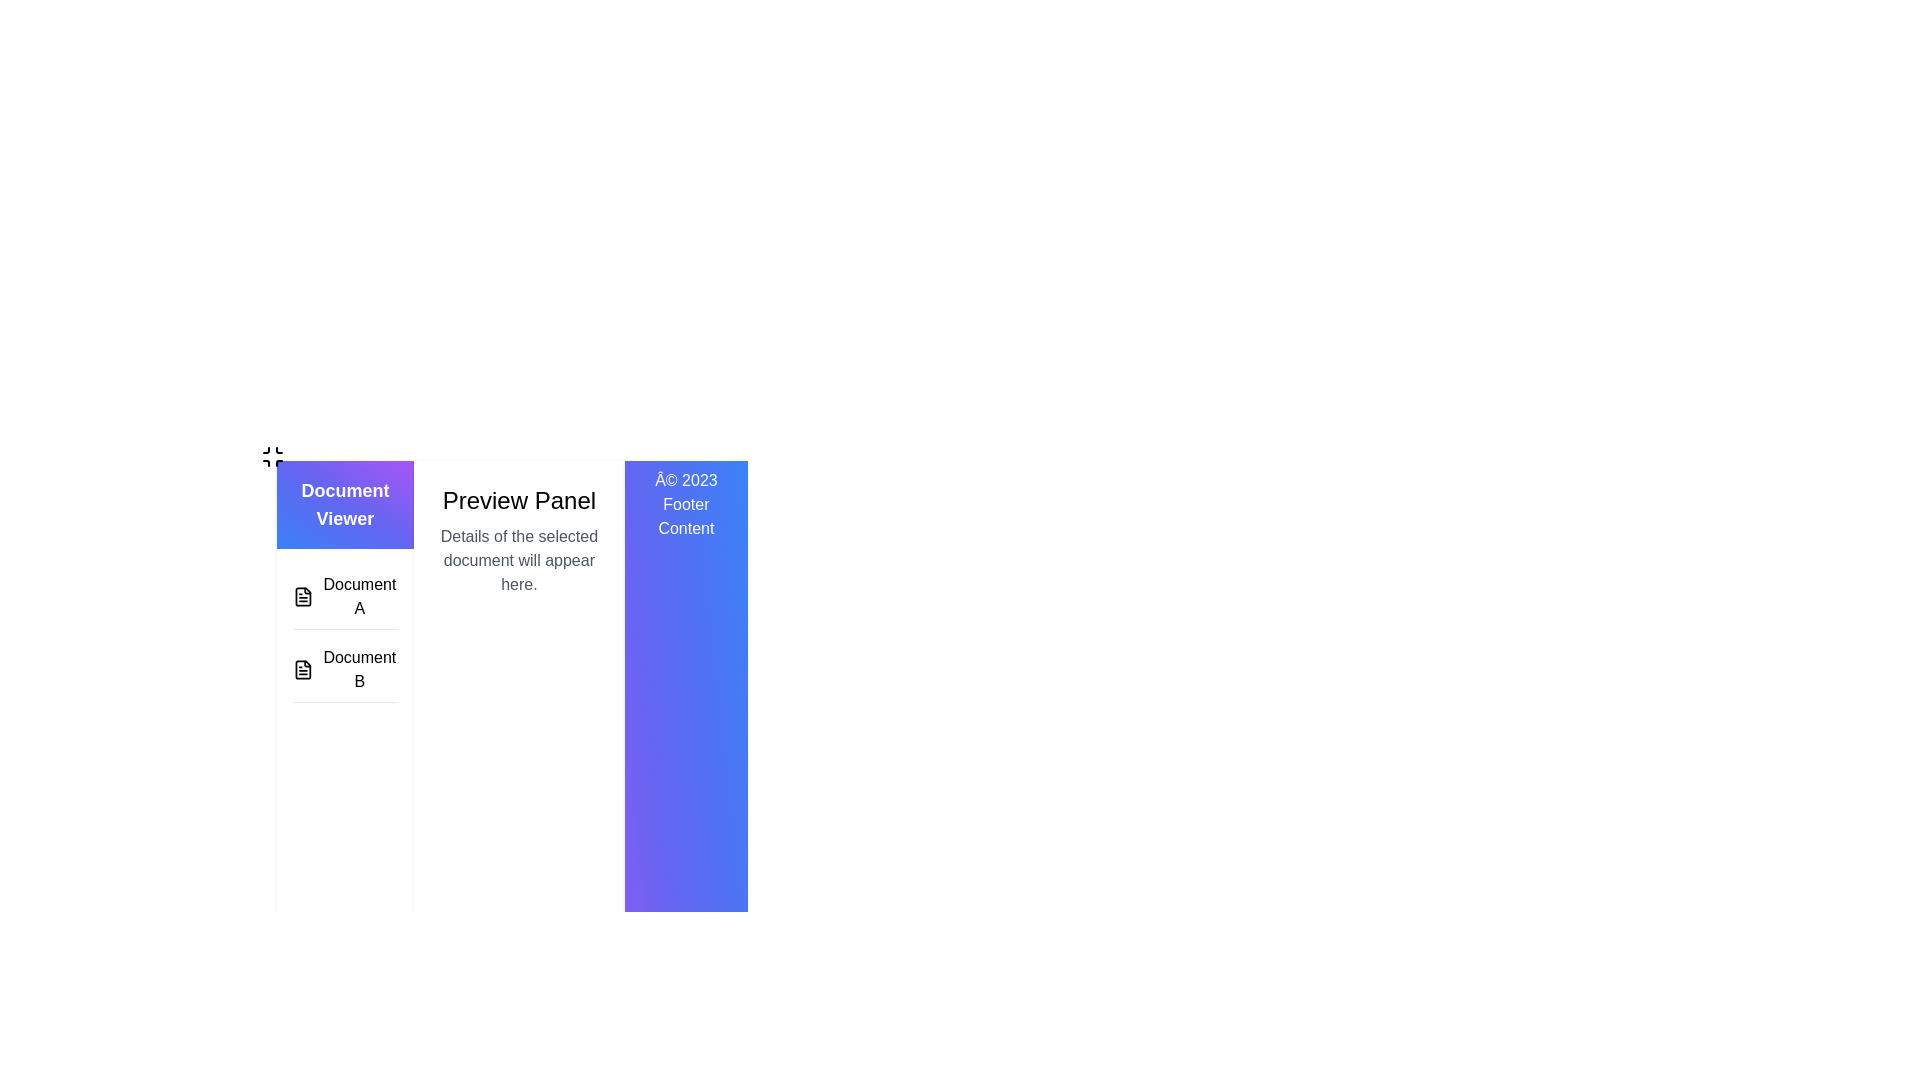 This screenshot has height=1080, width=1920. I want to click on the rescaling button located in the top-left corner of the interface, so click(272, 456).